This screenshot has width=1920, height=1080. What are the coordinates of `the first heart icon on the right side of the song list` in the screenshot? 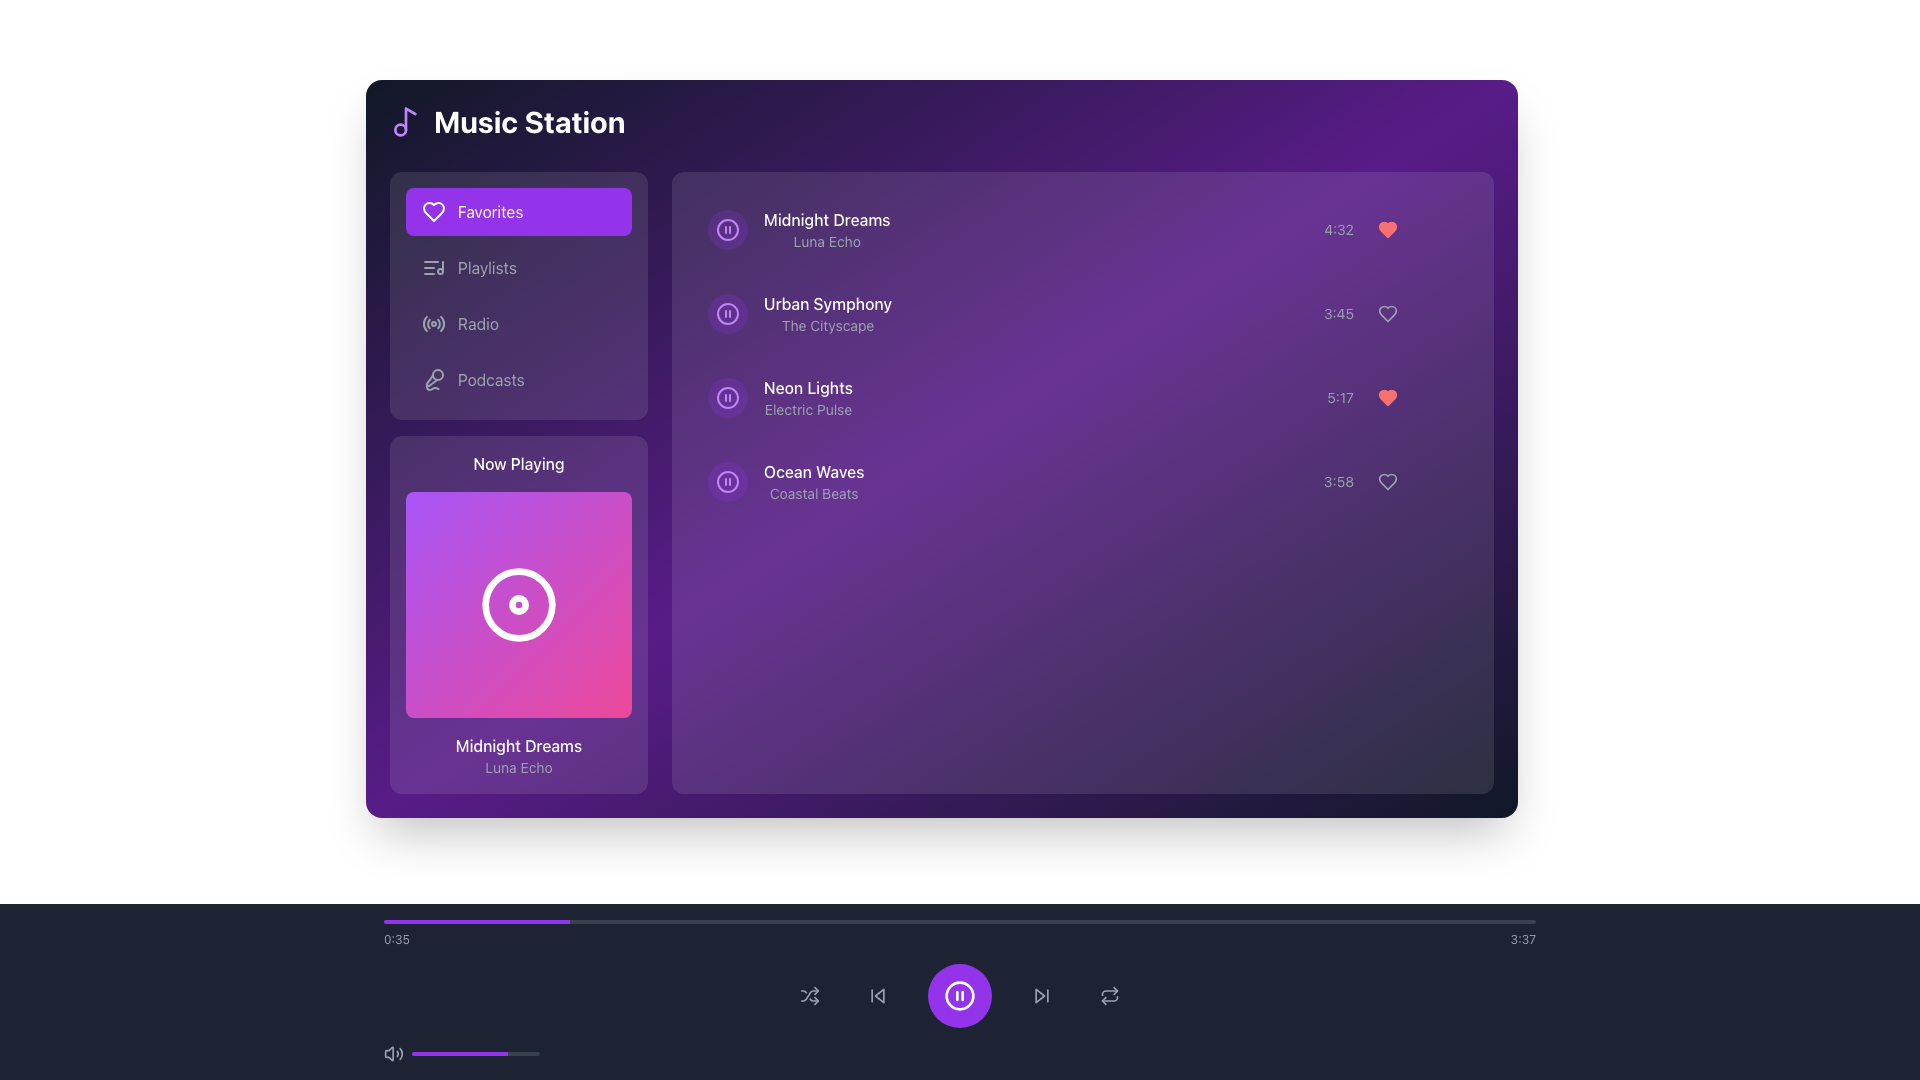 It's located at (1386, 229).